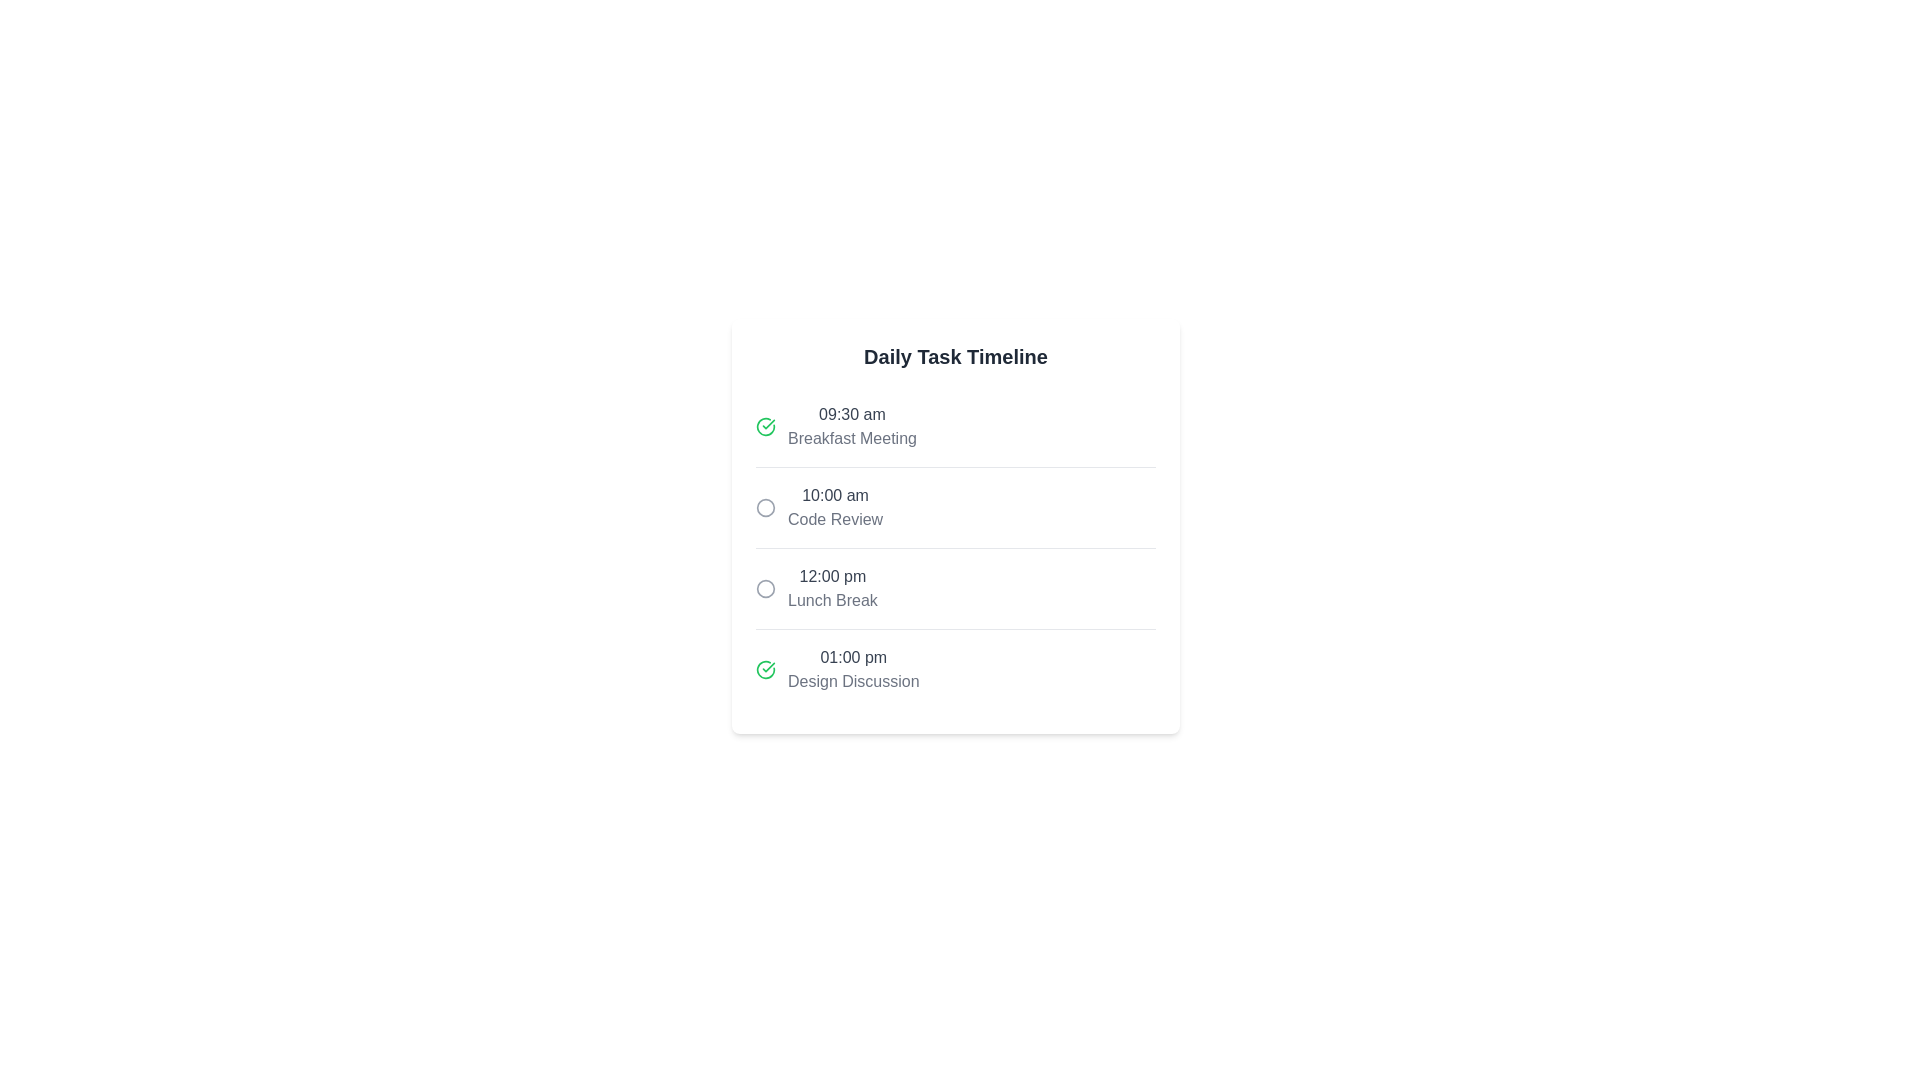 The image size is (1920, 1080). Describe the element at coordinates (765, 426) in the screenshot. I see `the green circular icon with a checkmark indicating a completed status, located to the left of '09:30 am Breakfast Meeting' in the 'Daily Task Timeline' section` at that location.